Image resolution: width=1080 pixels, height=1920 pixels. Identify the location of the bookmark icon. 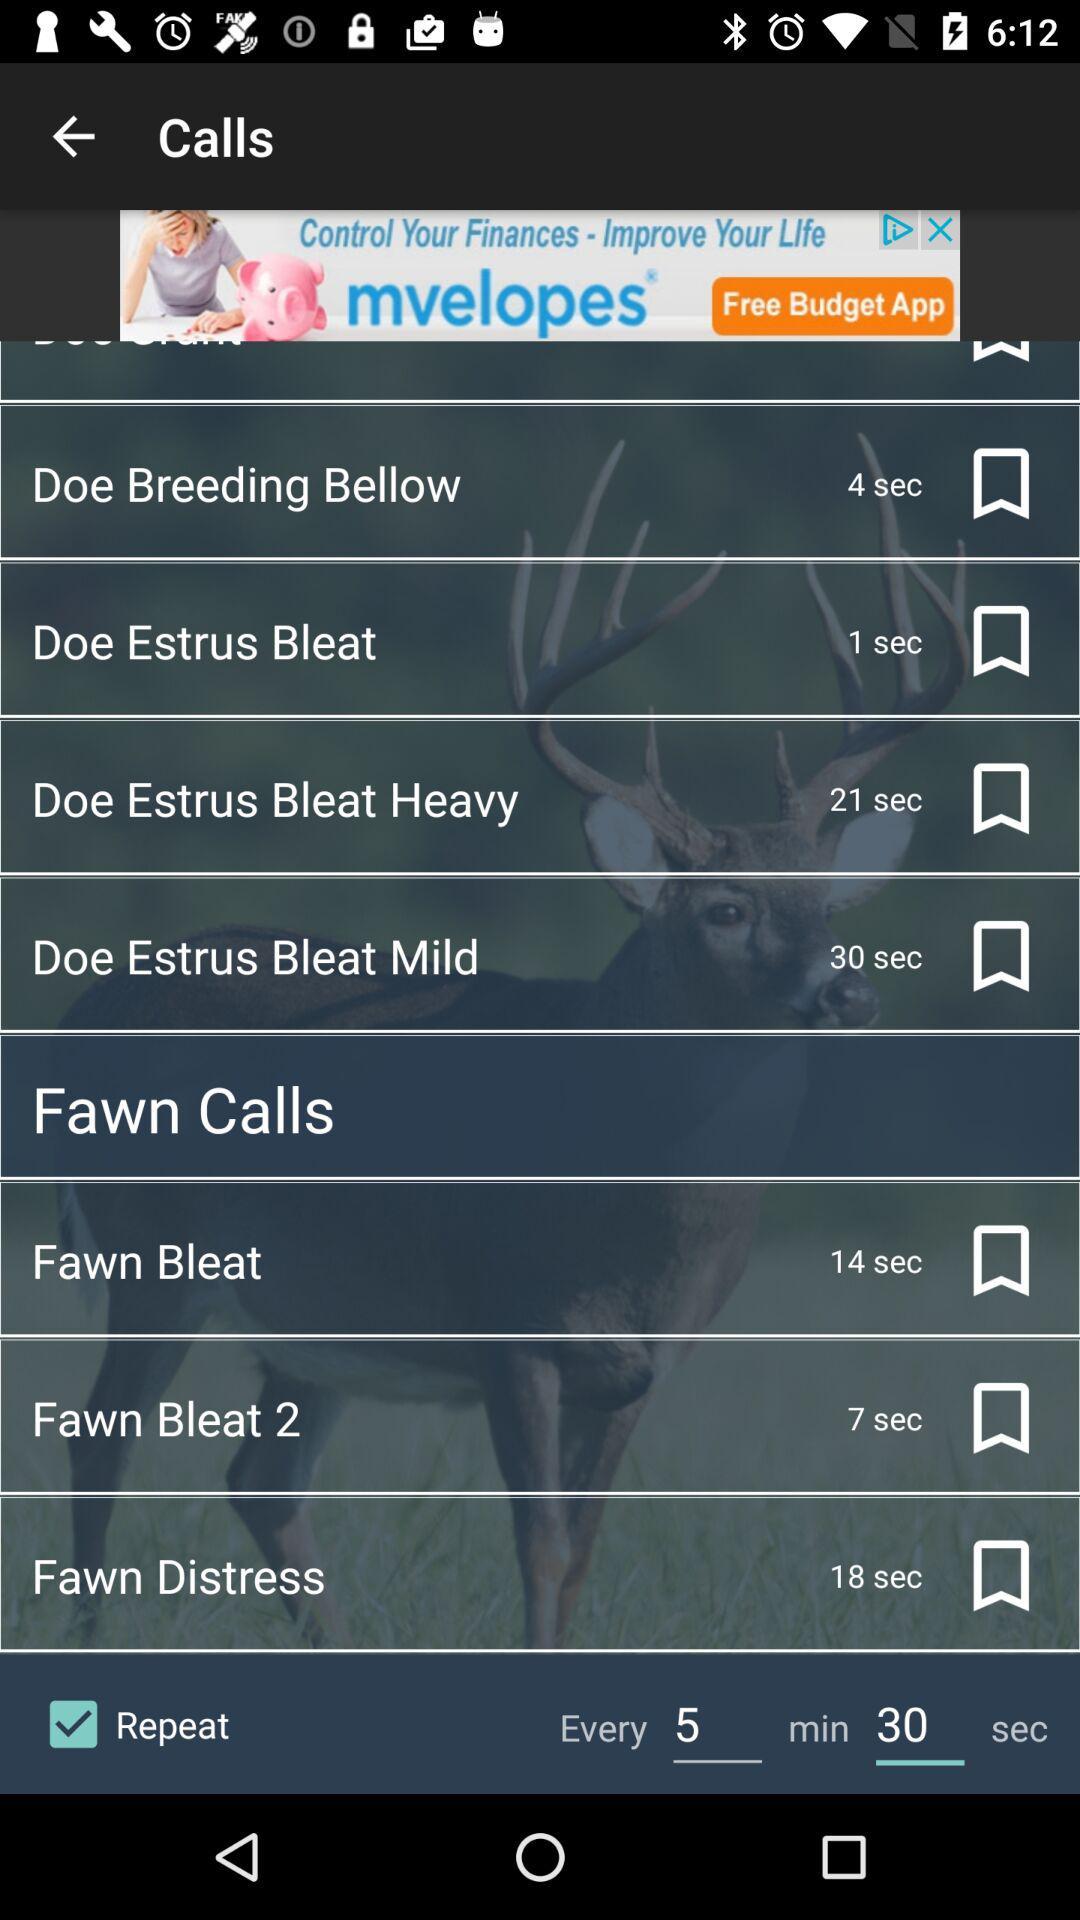
(984, 1259).